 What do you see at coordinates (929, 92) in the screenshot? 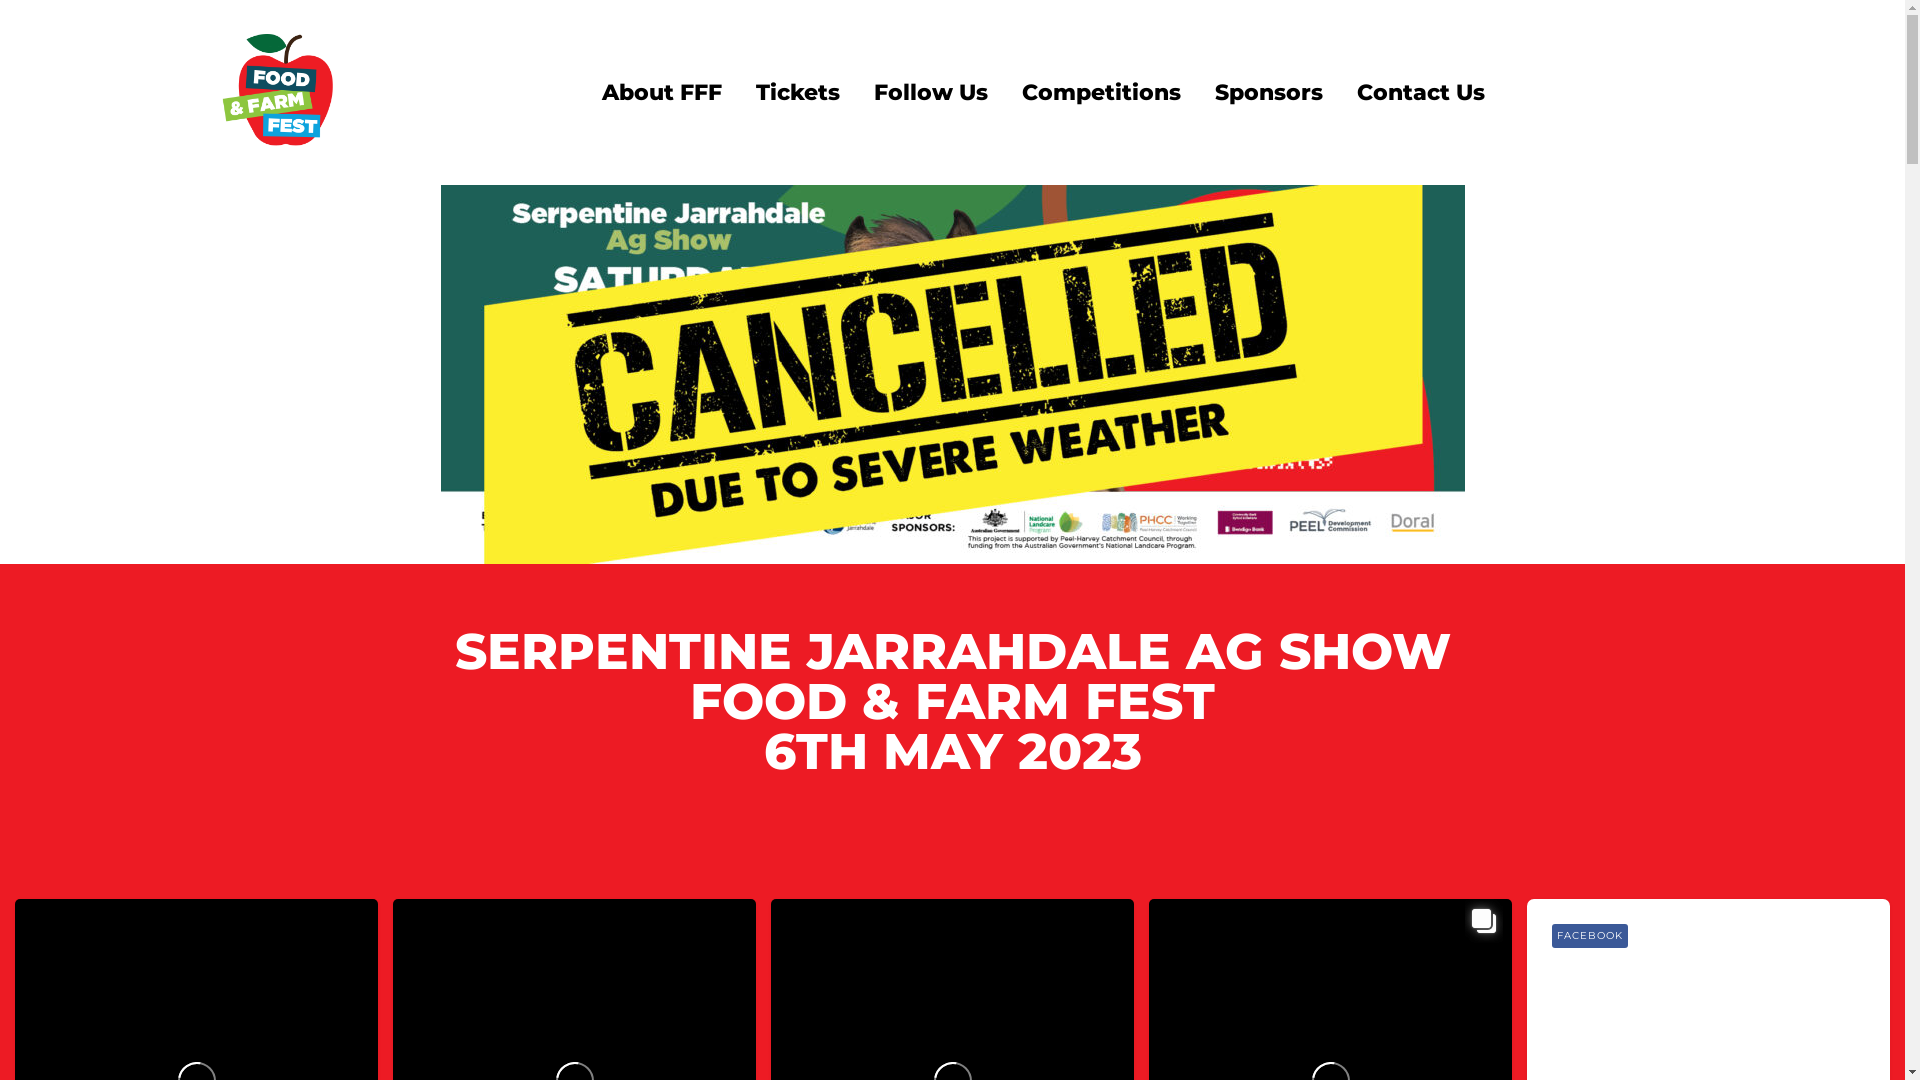
I see `'Follow Us'` at bounding box center [929, 92].